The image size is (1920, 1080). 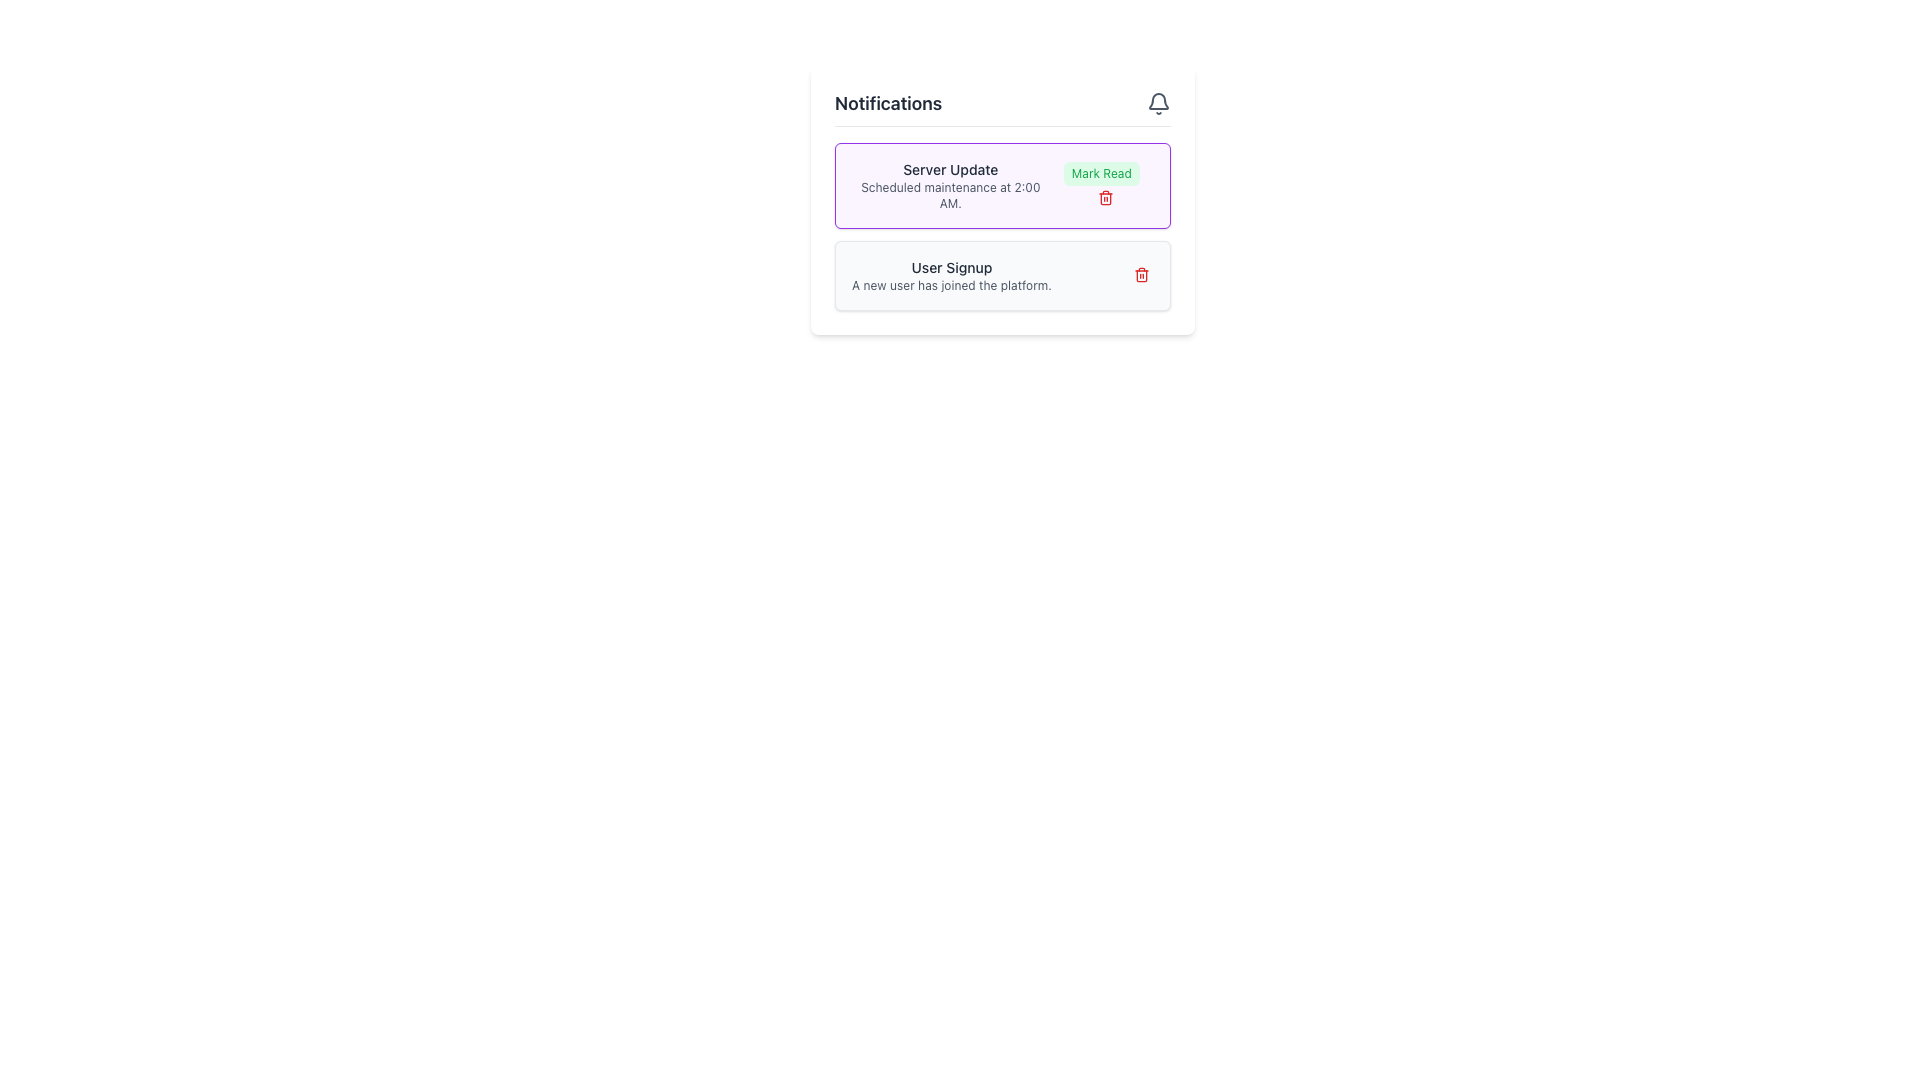 I want to click on the delete button located, so click(x=1137, y=276).